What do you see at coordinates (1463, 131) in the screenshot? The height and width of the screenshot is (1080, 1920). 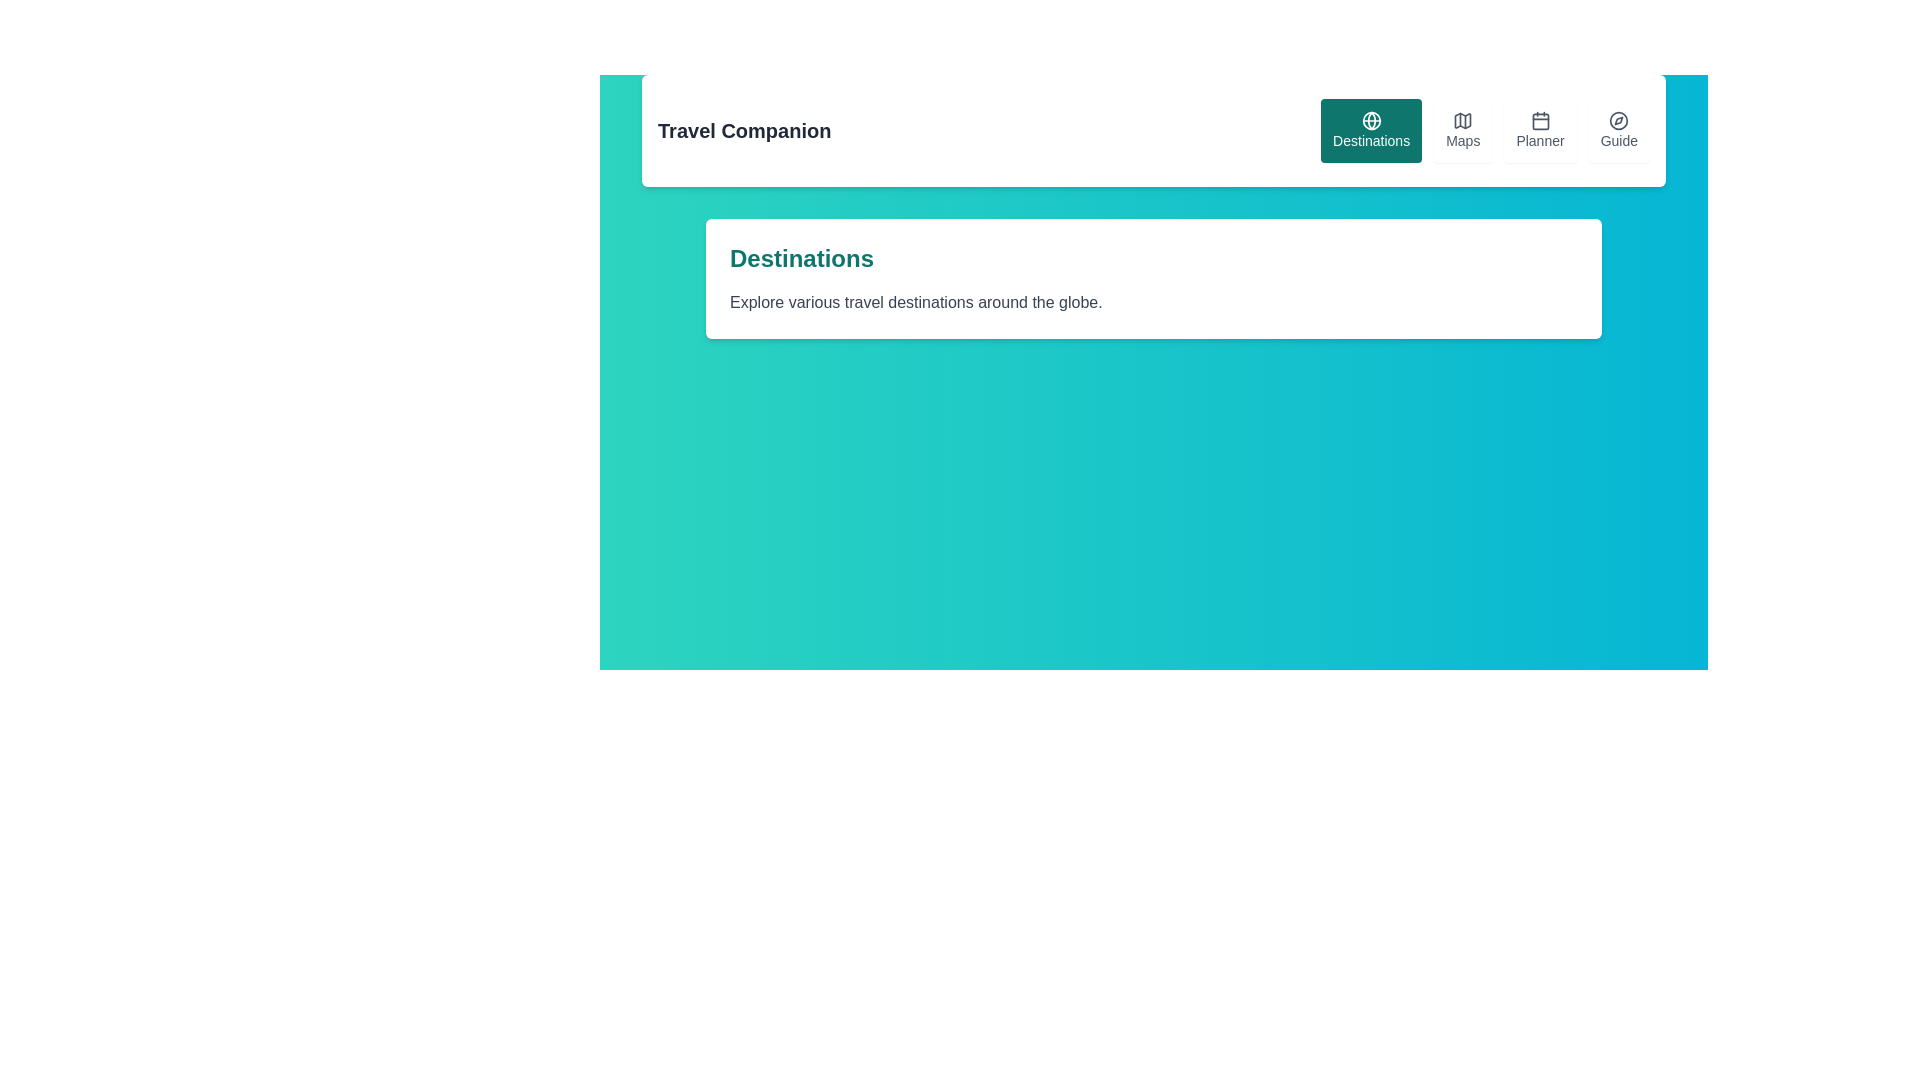 I see `the navigation button located in the top-right corner of the interface, which is the second button after 'Destinations' and before 'Planner'` at bounding box center [1463, 131].